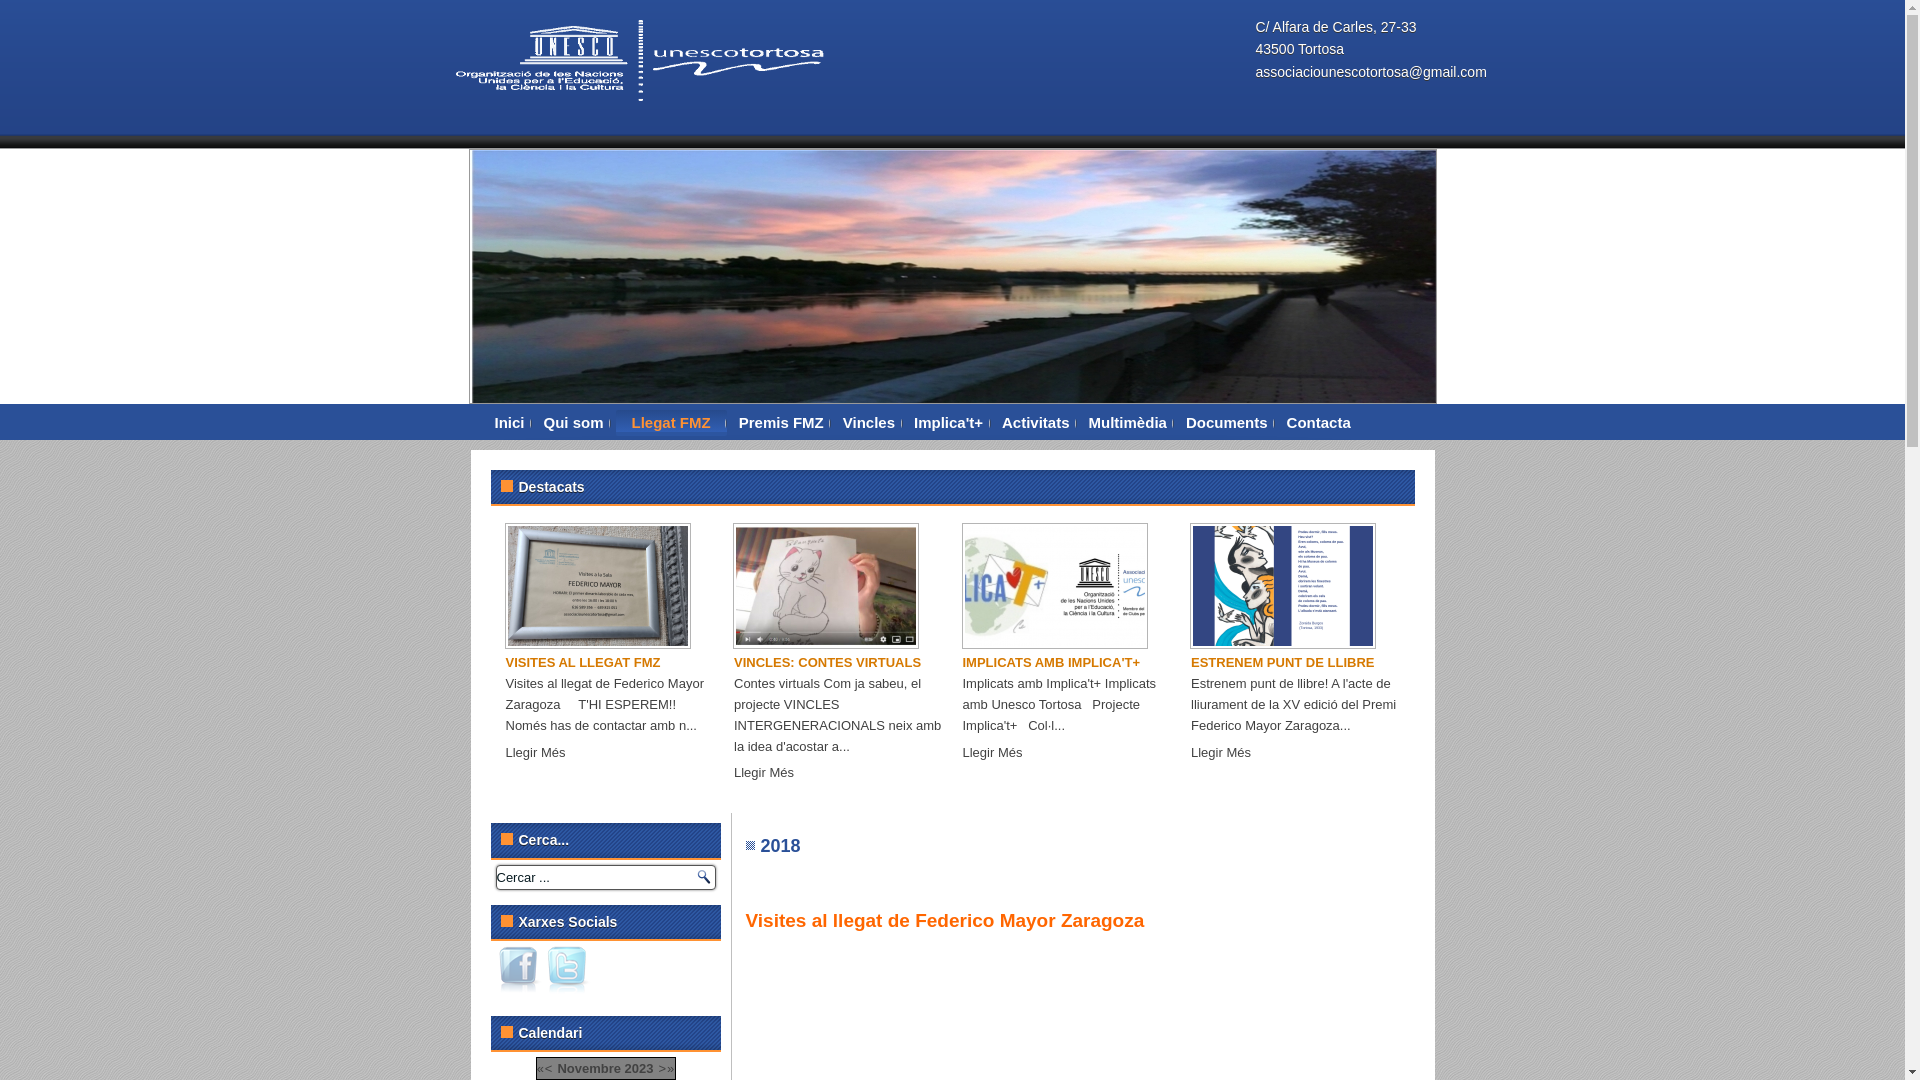  What do you see at coordinates (638, 1067) in the screenshot?
I see `'2023'` at bounding box center [638, 1067].